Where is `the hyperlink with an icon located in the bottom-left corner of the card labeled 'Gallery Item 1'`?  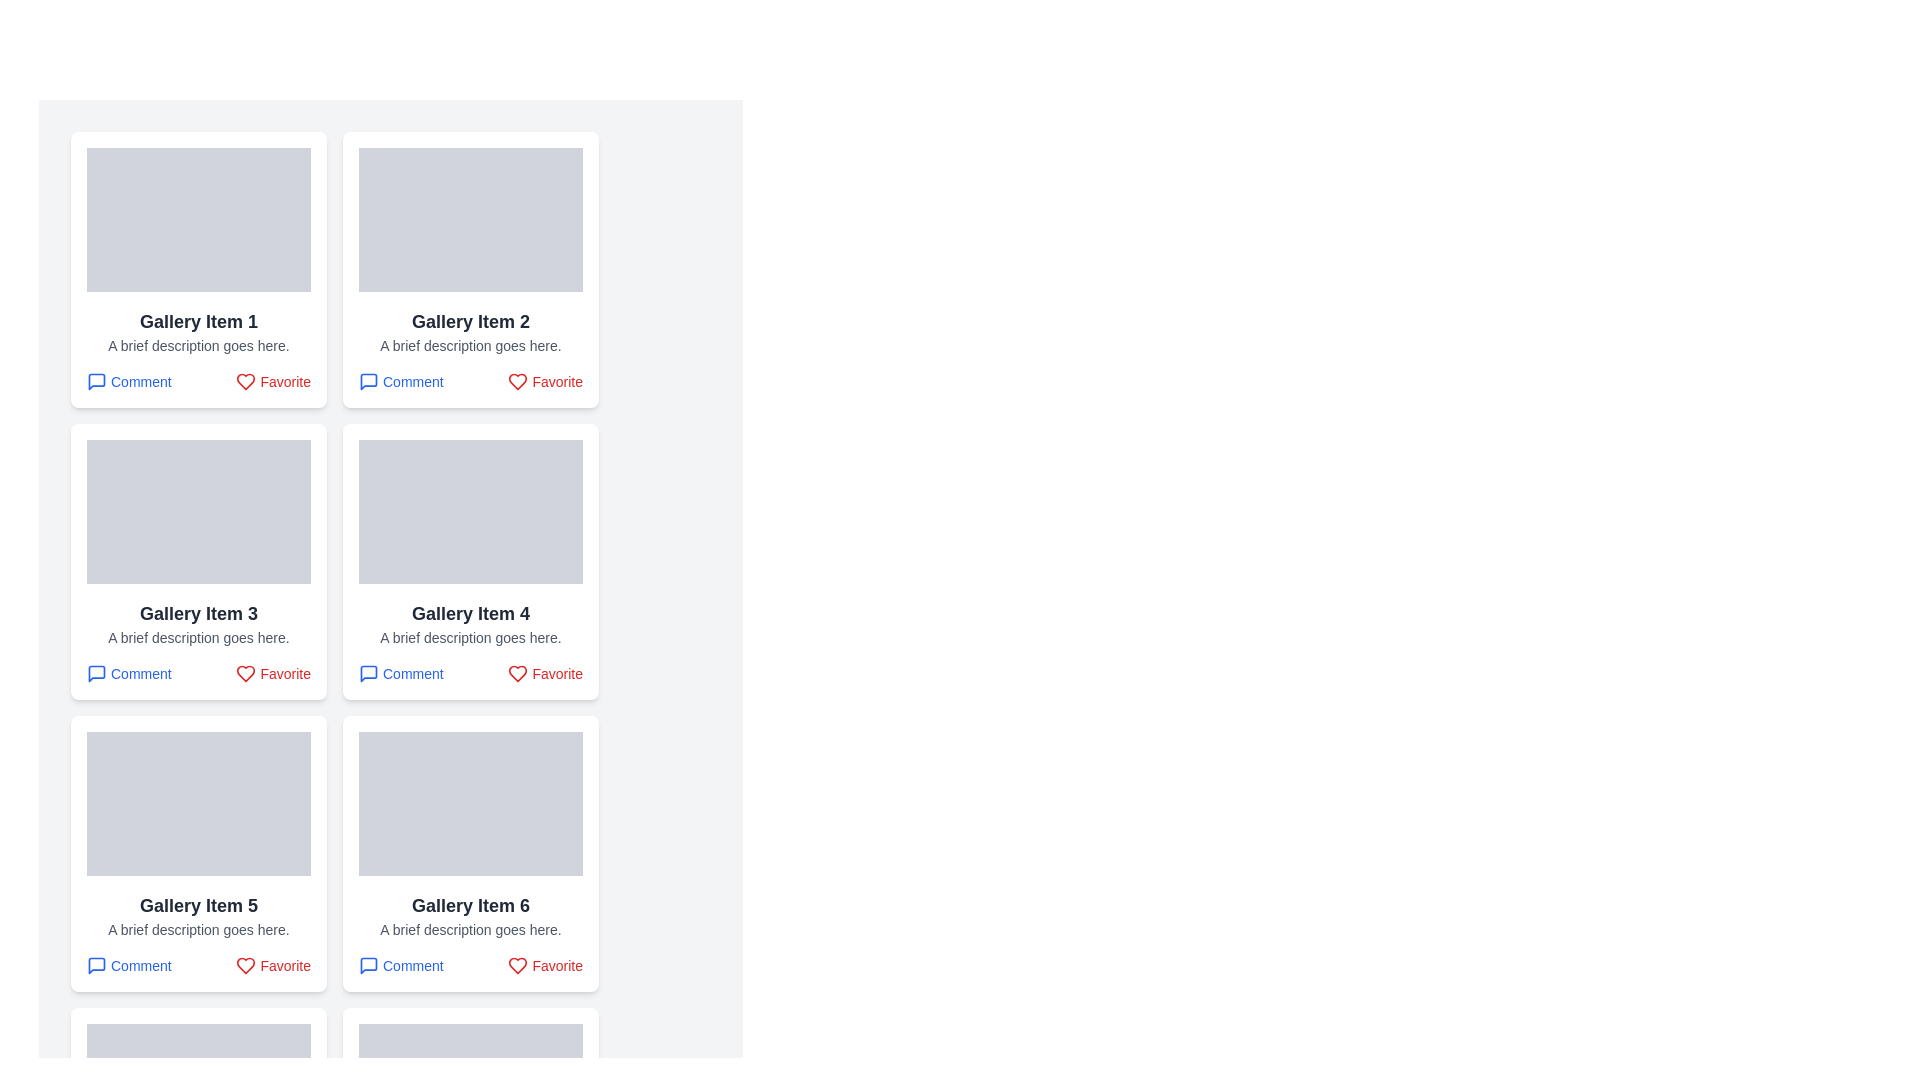
the hyperlink with an icon located in the bottom-left corner of the card labeled 'Gallery Item 1' is located at coordinates (128, 381).